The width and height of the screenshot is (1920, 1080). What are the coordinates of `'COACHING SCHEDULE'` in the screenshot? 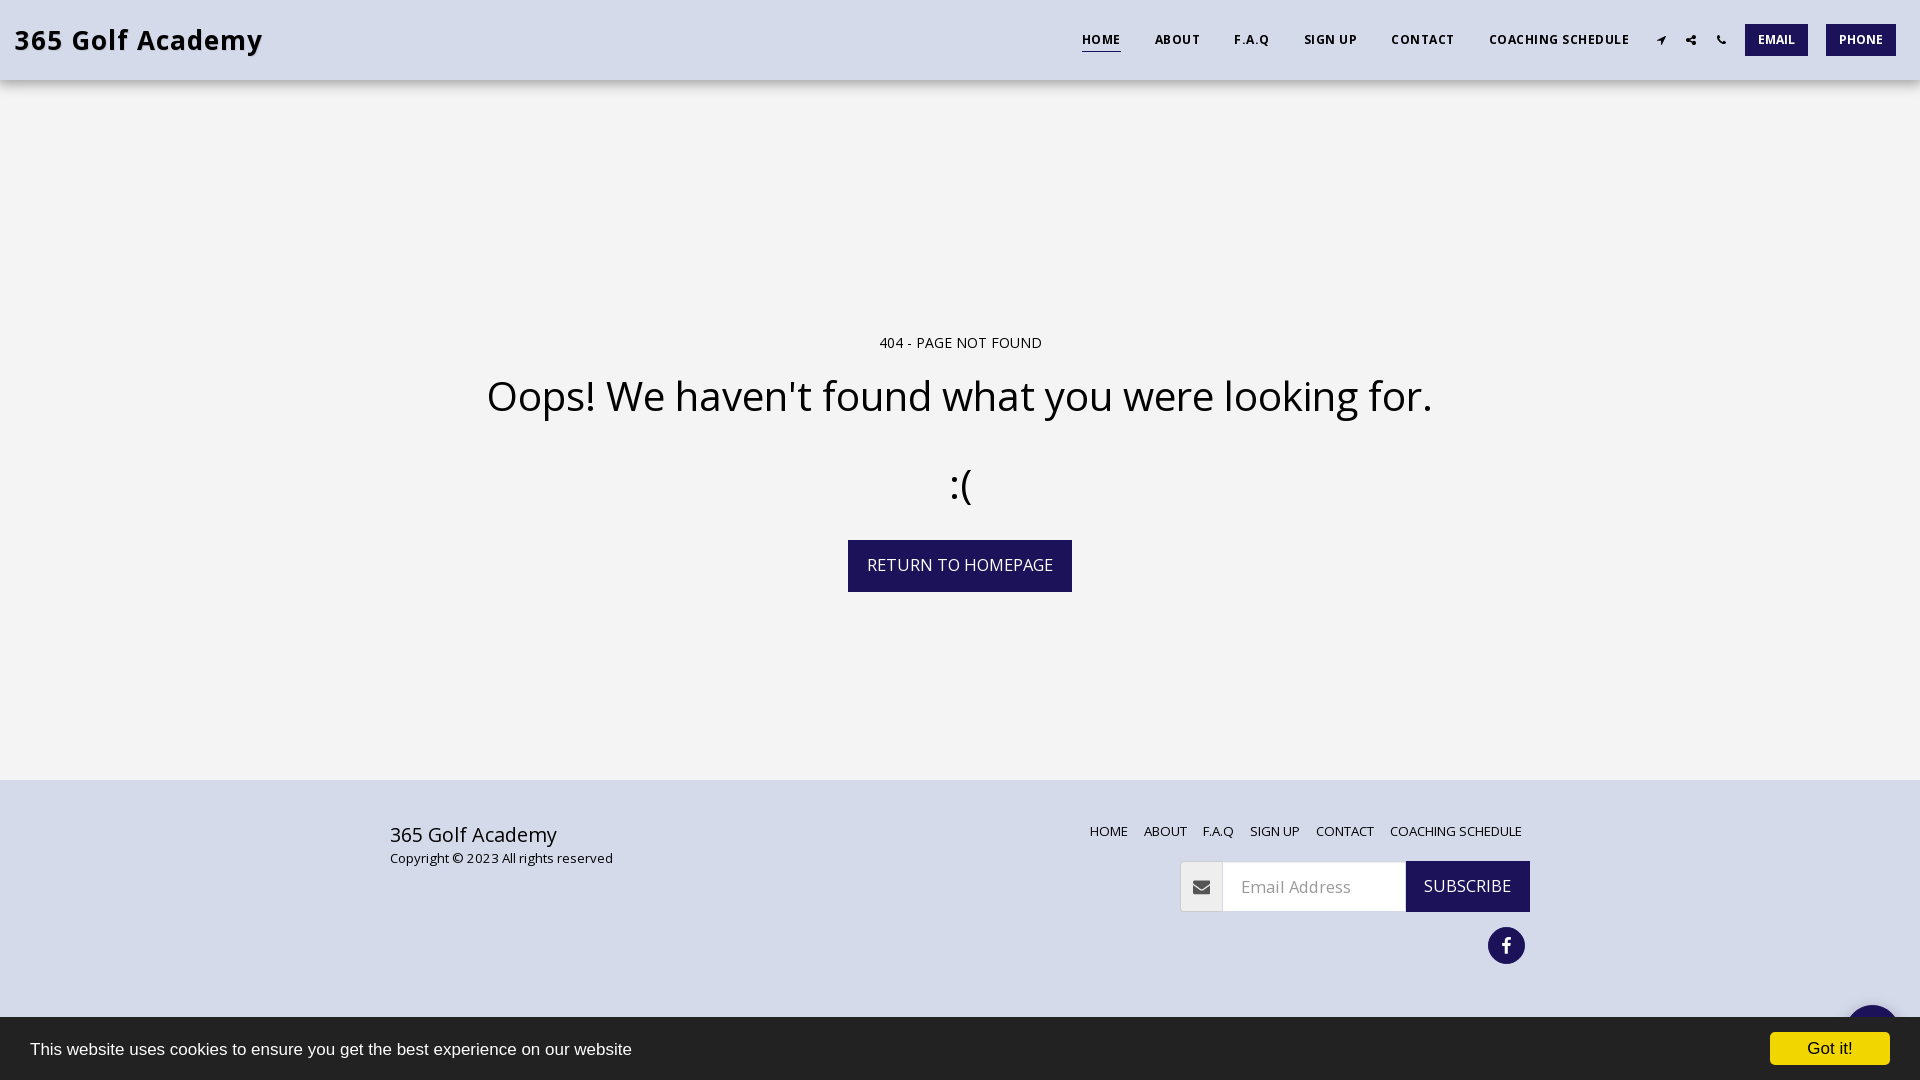 It's located at (1455, 830).